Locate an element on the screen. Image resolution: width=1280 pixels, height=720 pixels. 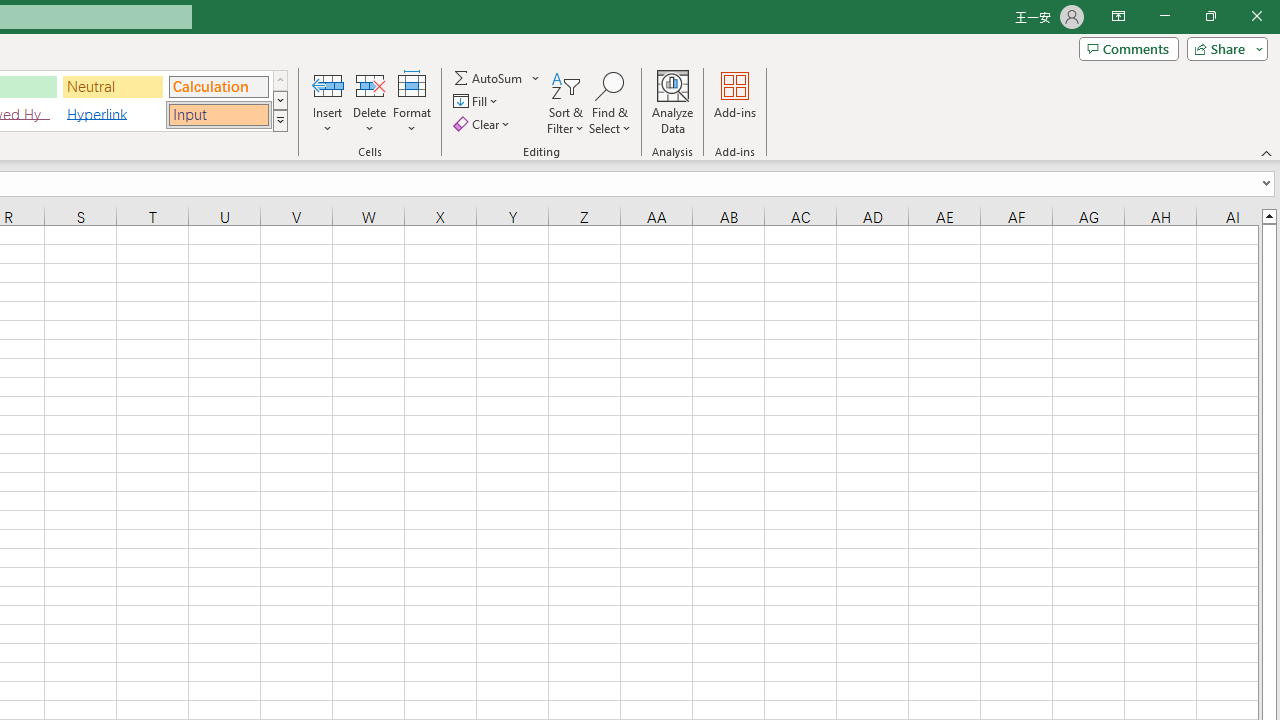
'Neutral' is located at coordinates (112, 85).